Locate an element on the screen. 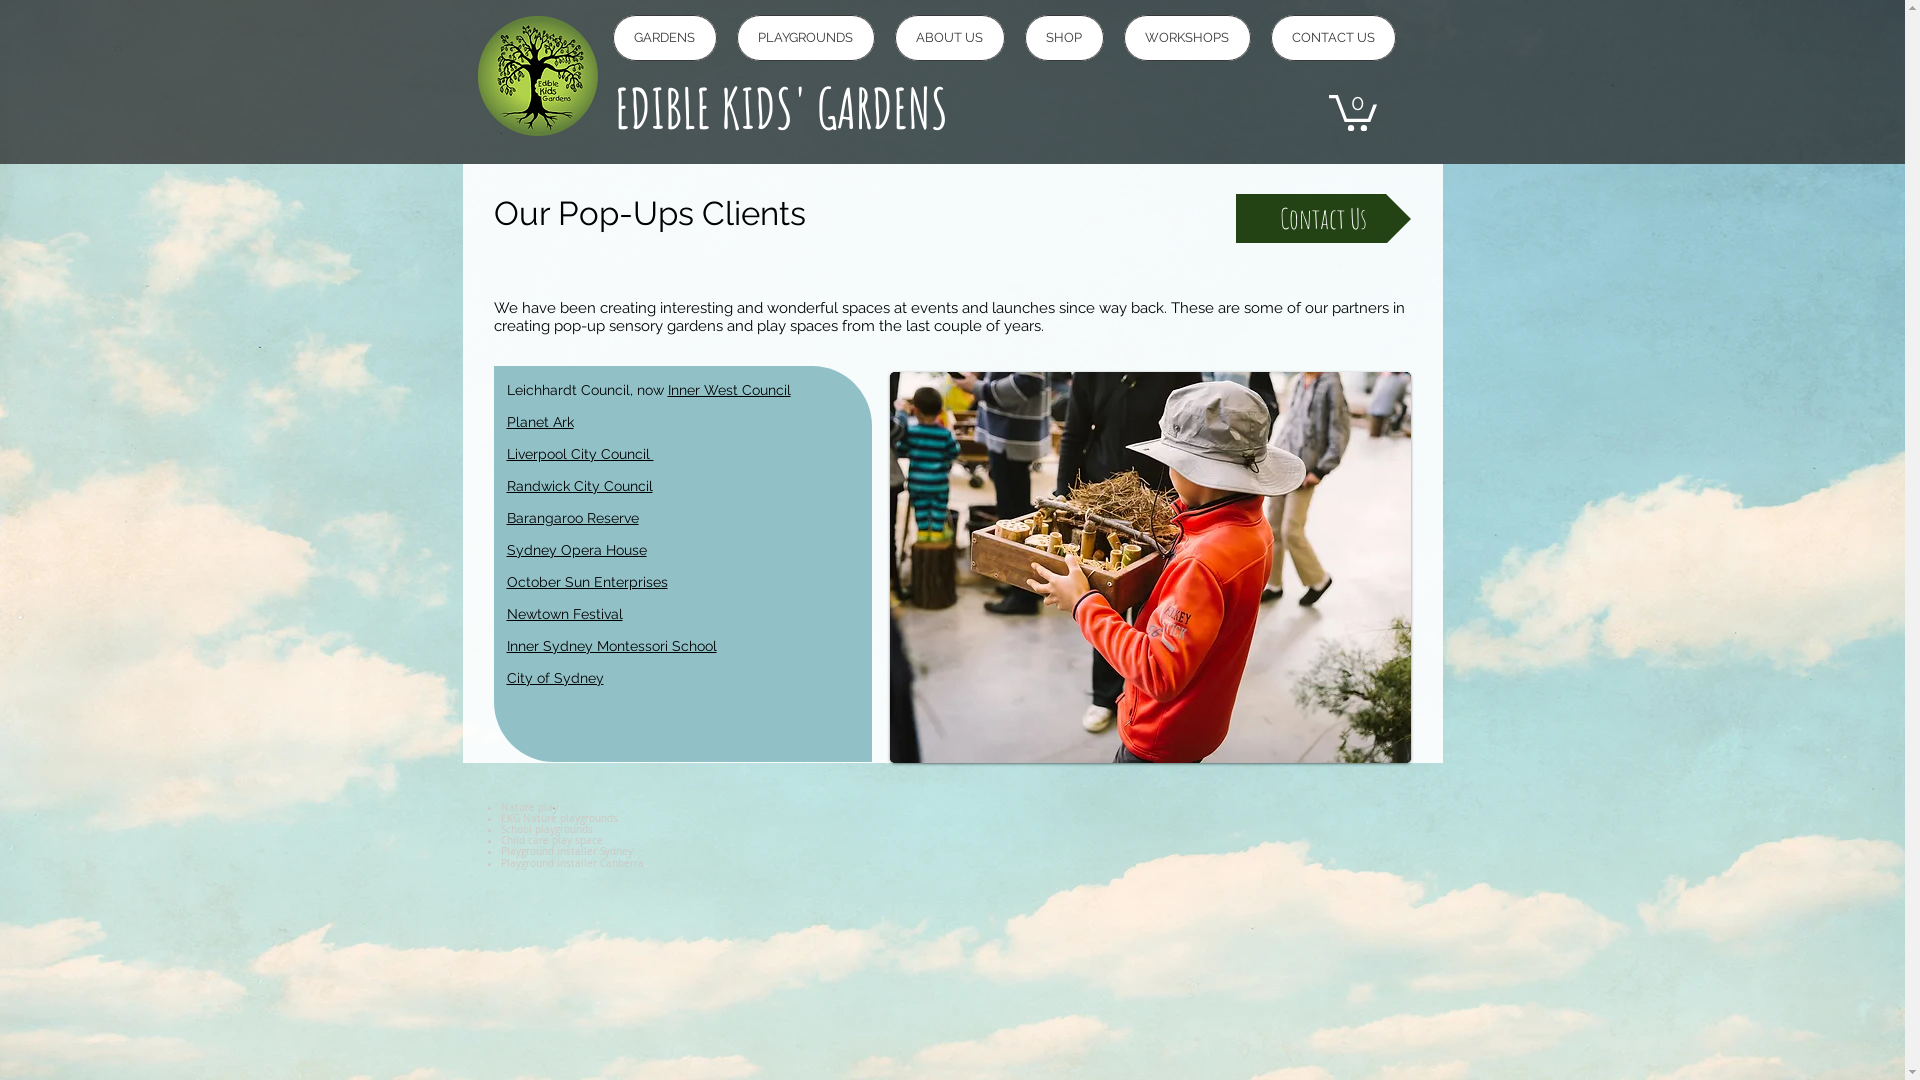 The height and width of the screenshot is (1080, 1920). 'EKG_Barangaroo_PiddingtonAmy-149_lores.jpg' is located at coordinates (1150, 567).